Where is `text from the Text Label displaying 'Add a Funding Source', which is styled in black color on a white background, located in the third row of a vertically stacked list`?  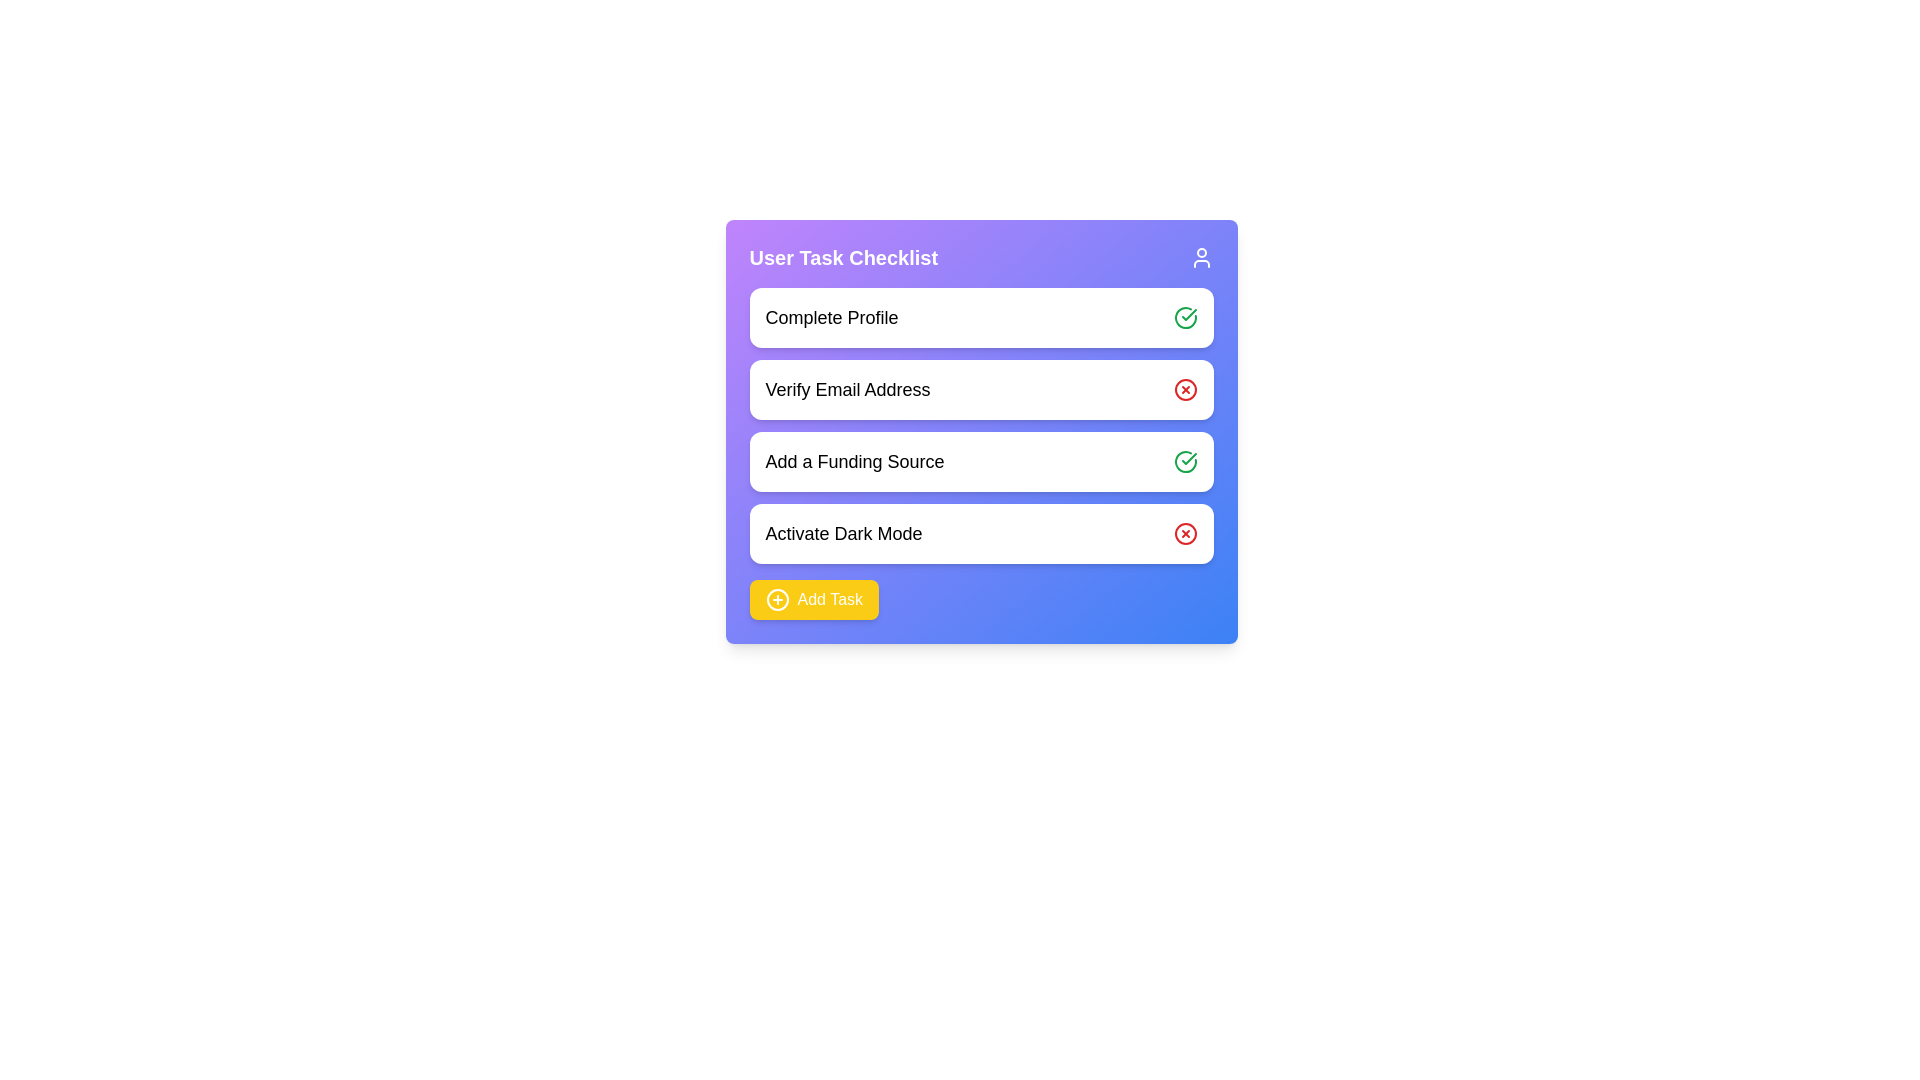
text from the Text Label displaying 'Add a Funding Source', which is styled in black color on a white background, located in the third row of a vertically stacked list is located at coordinates (854, 462).